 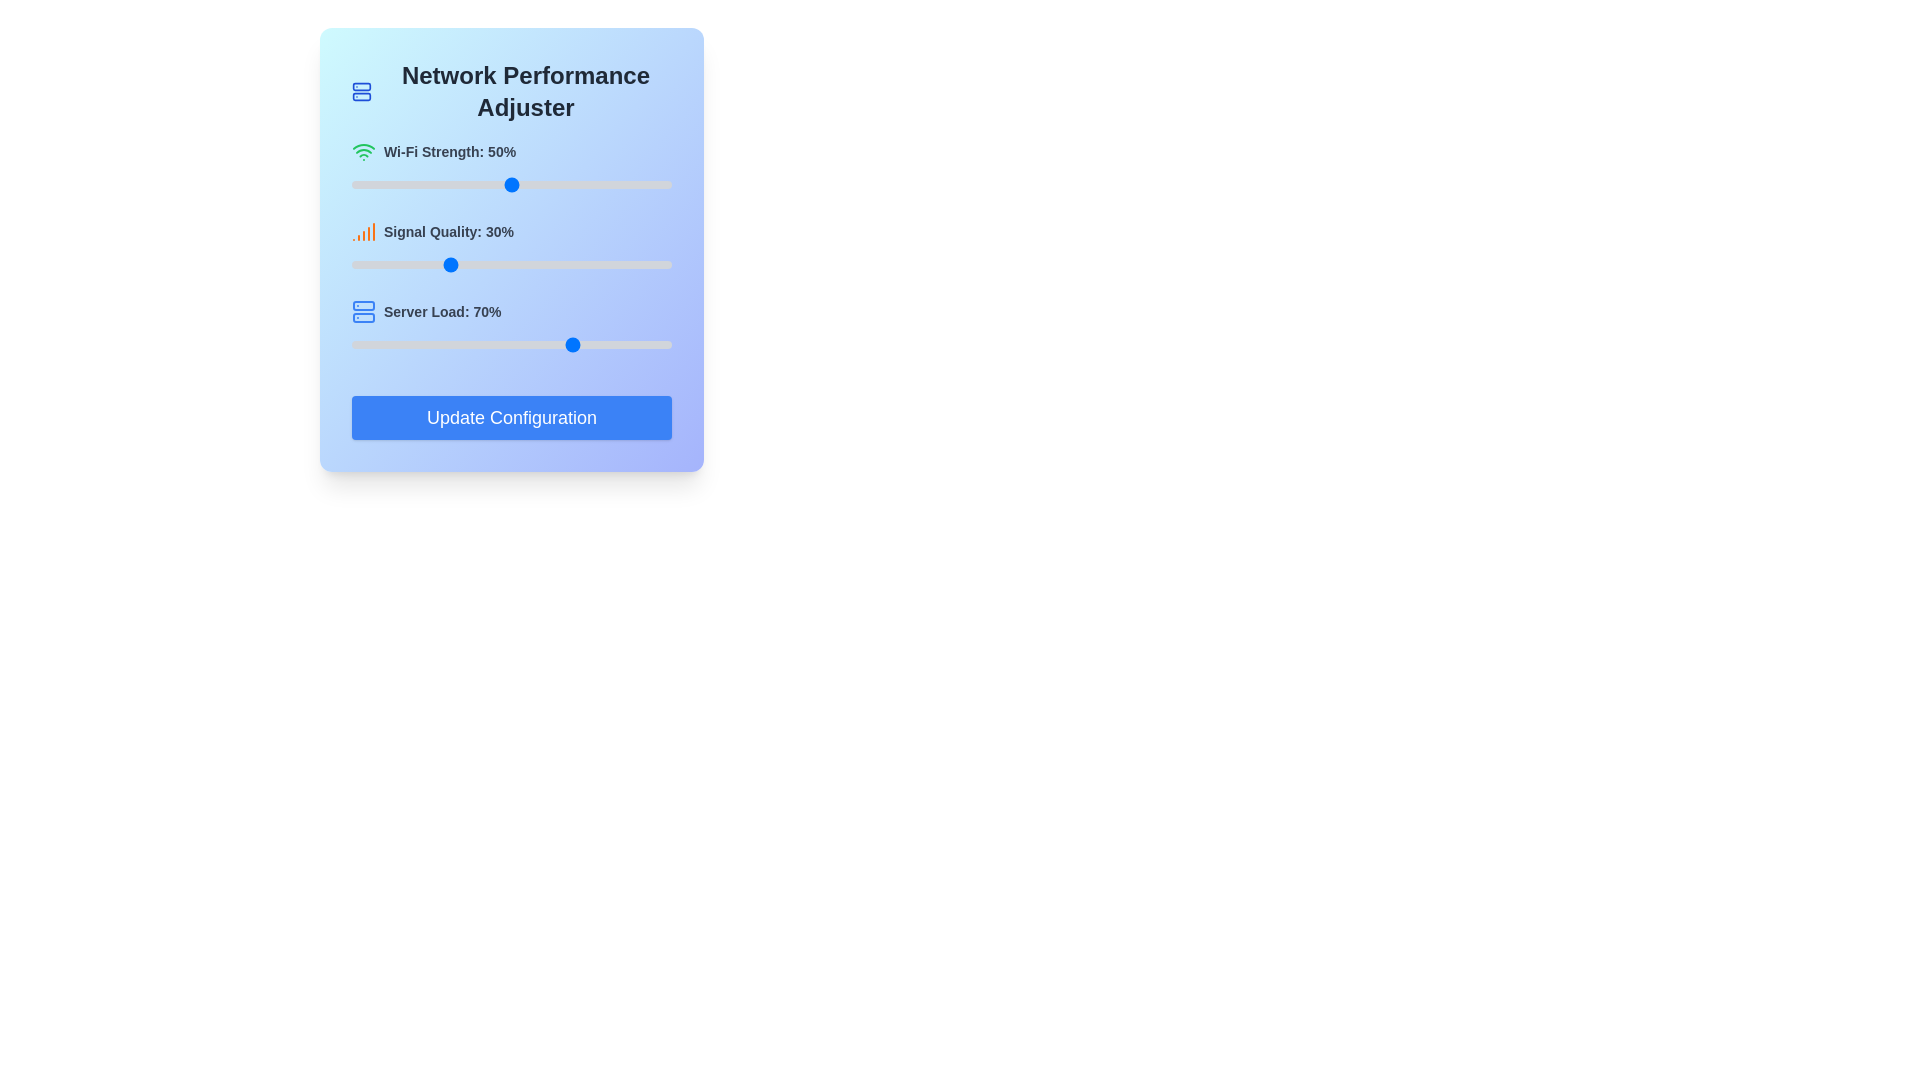 I want to click on the Server Load slider, so click(x=560, y=343).